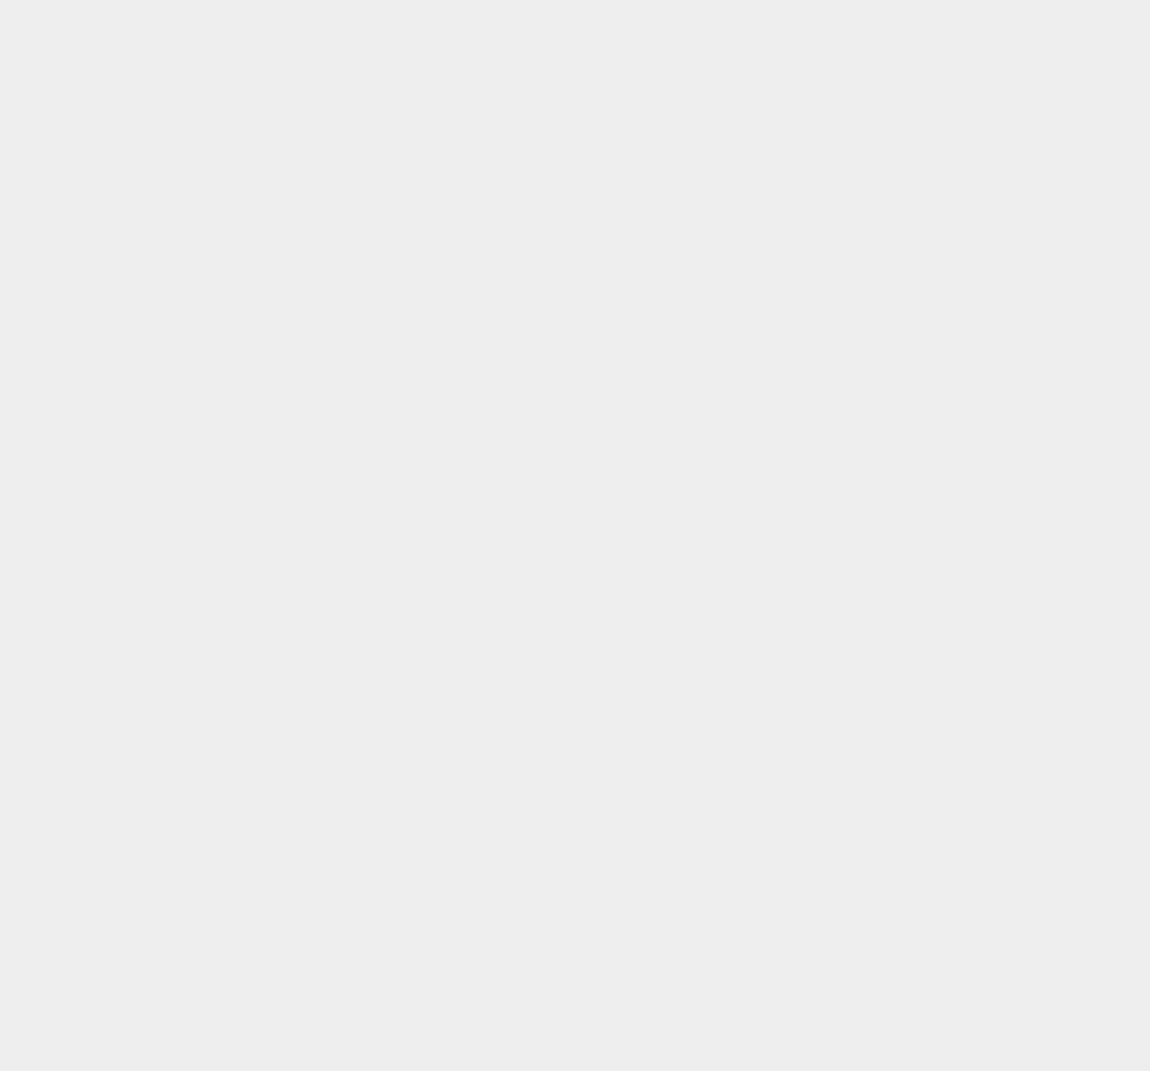 This screenshot has height=1071, width=1150. I want to click on 'OS X 10.10.3', so click(812, 775).